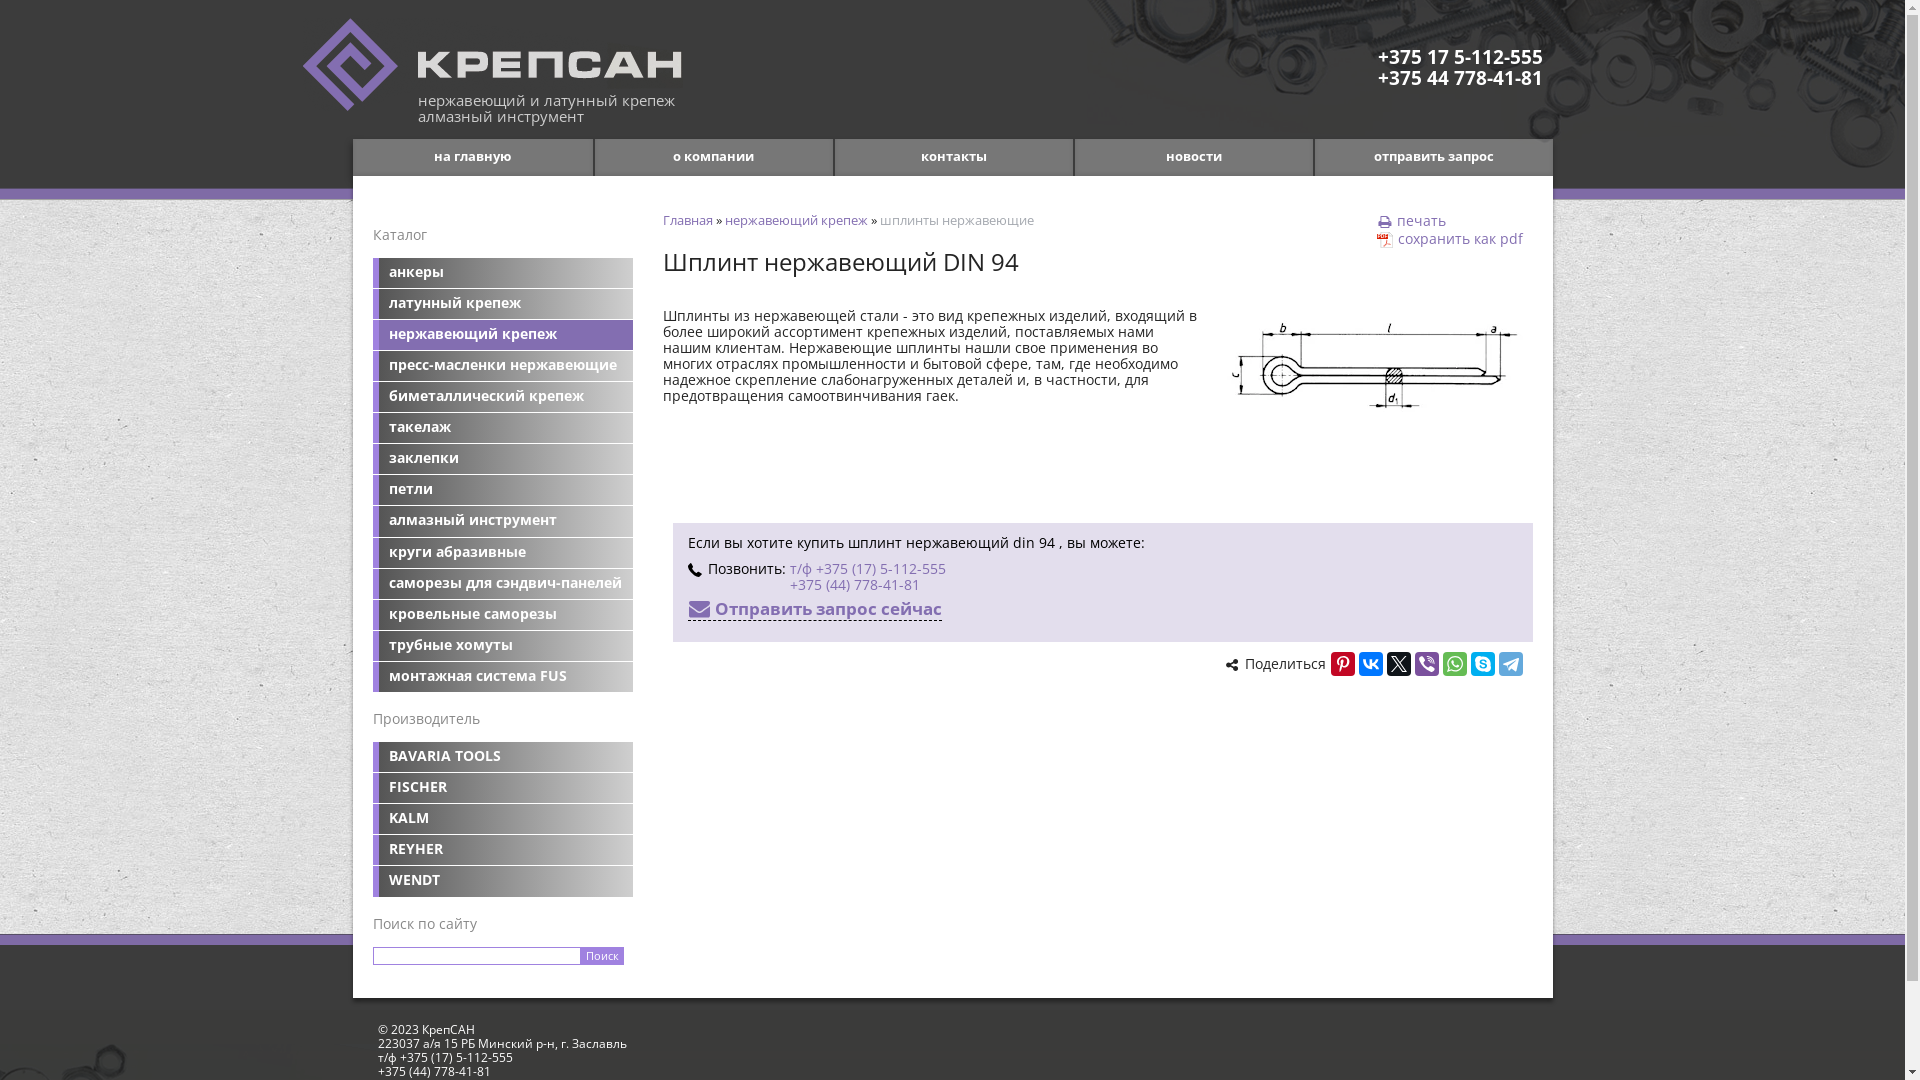 The height and width of the screenshot is (1080, 1920). I want to click on 'FISCHER', so click(502, 786).